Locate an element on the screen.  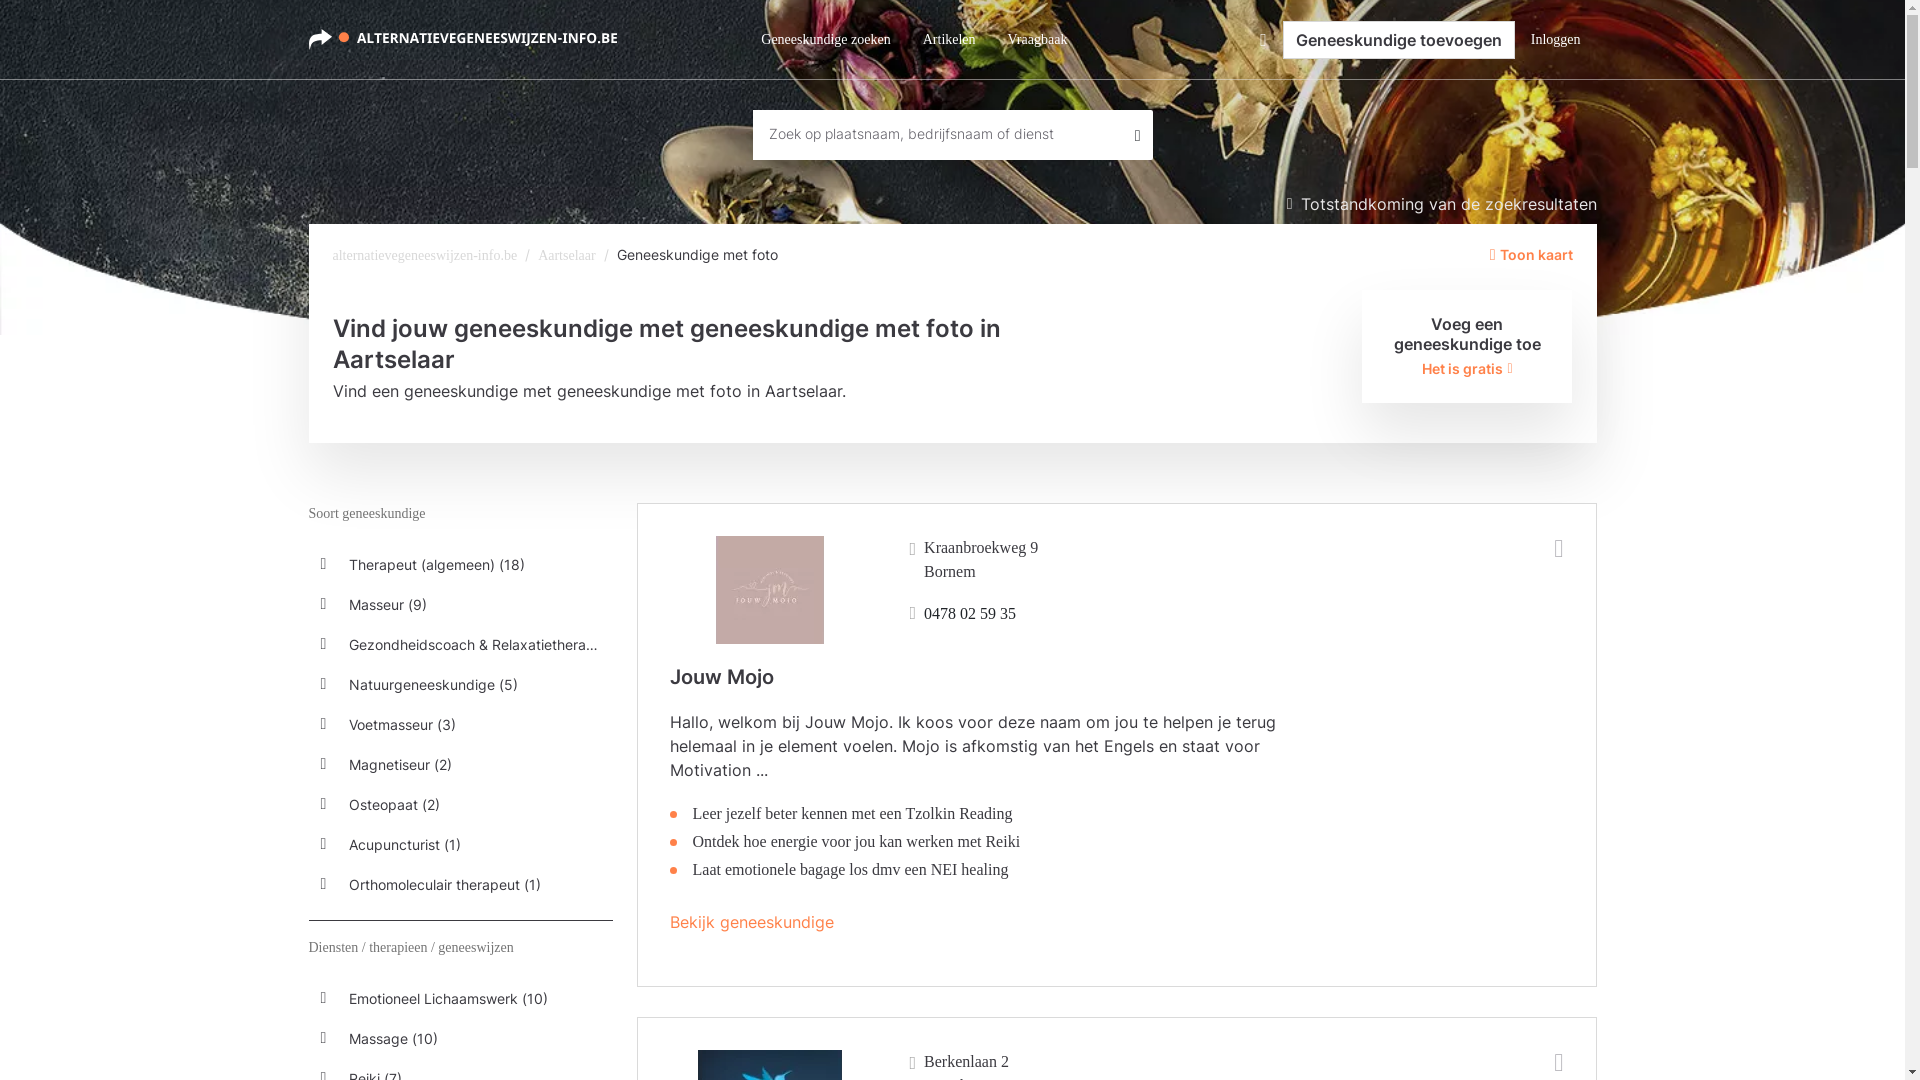
'Geneeskundige toevoegen' is located at coordinates (1397, 38).